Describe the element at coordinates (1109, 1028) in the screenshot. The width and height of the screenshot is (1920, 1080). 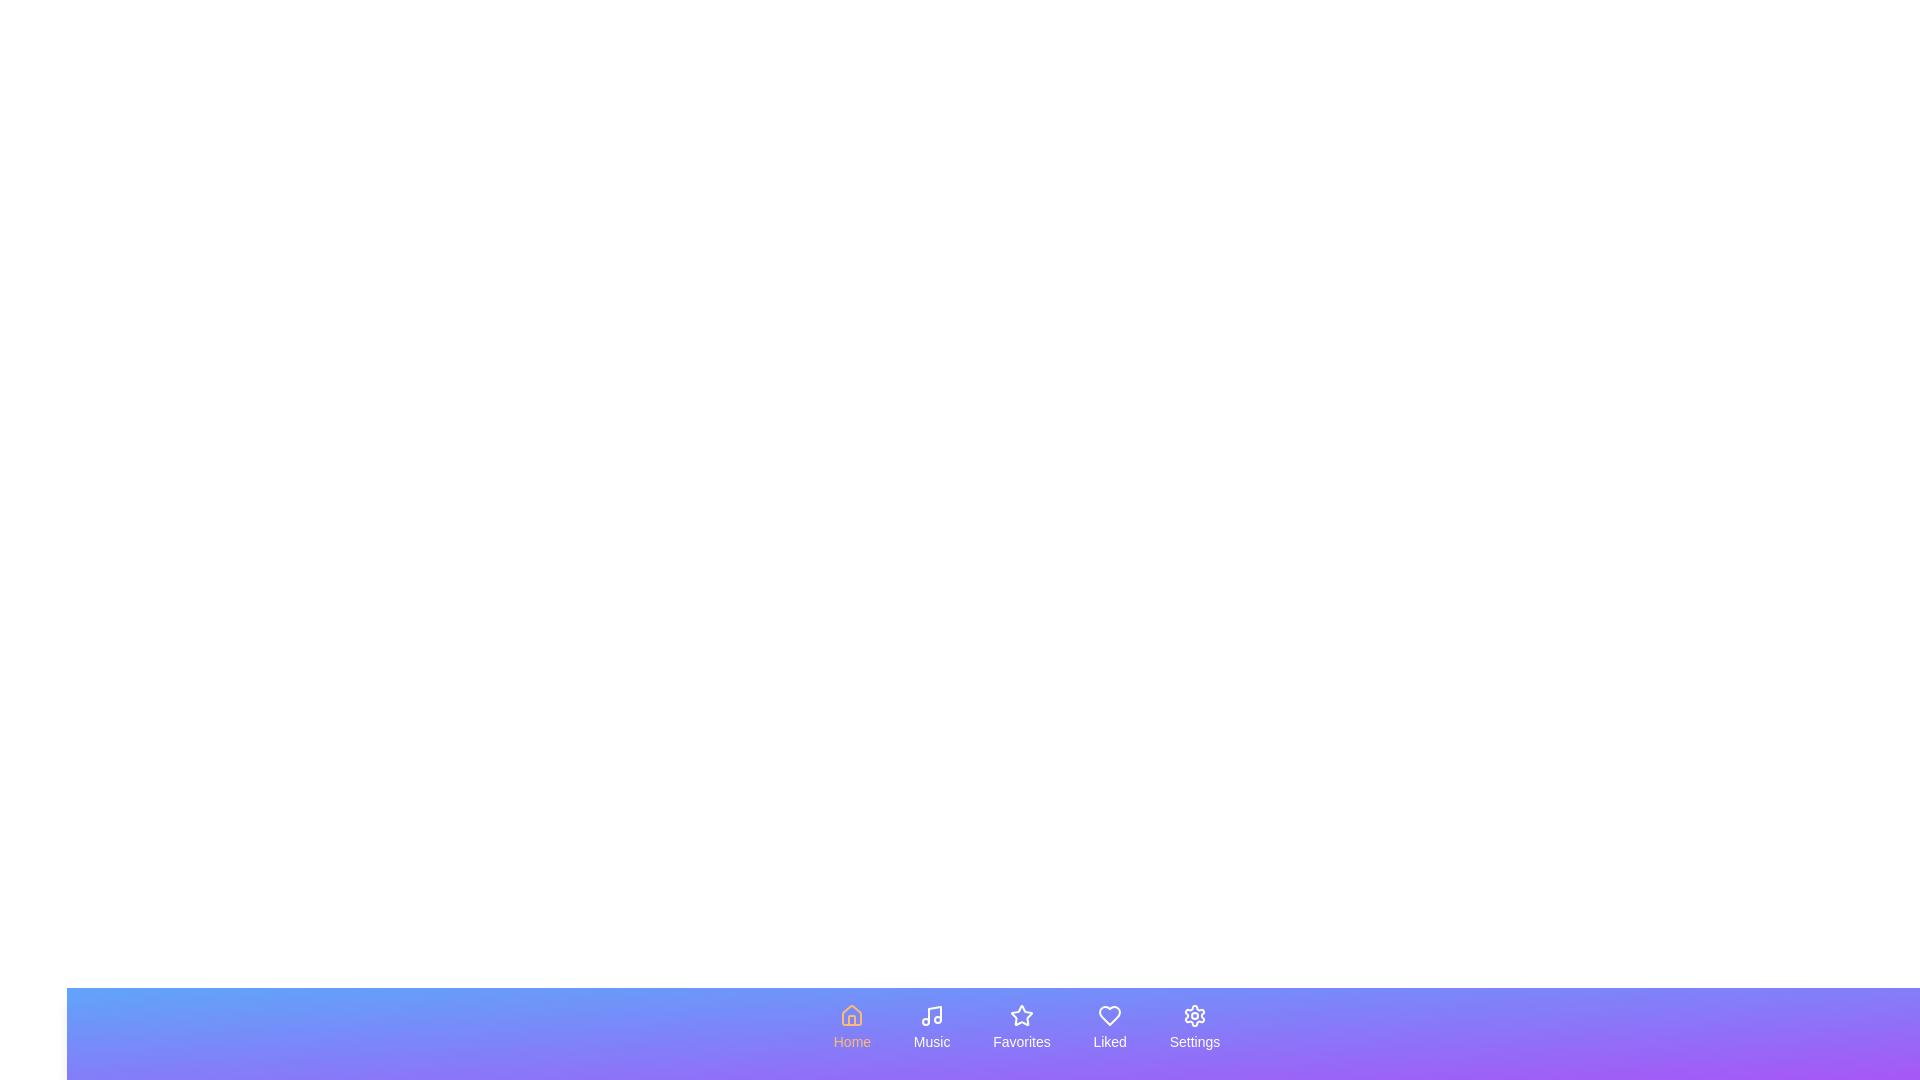
I see `the tab labeled Liked by clicking on its icon or label` at that location.